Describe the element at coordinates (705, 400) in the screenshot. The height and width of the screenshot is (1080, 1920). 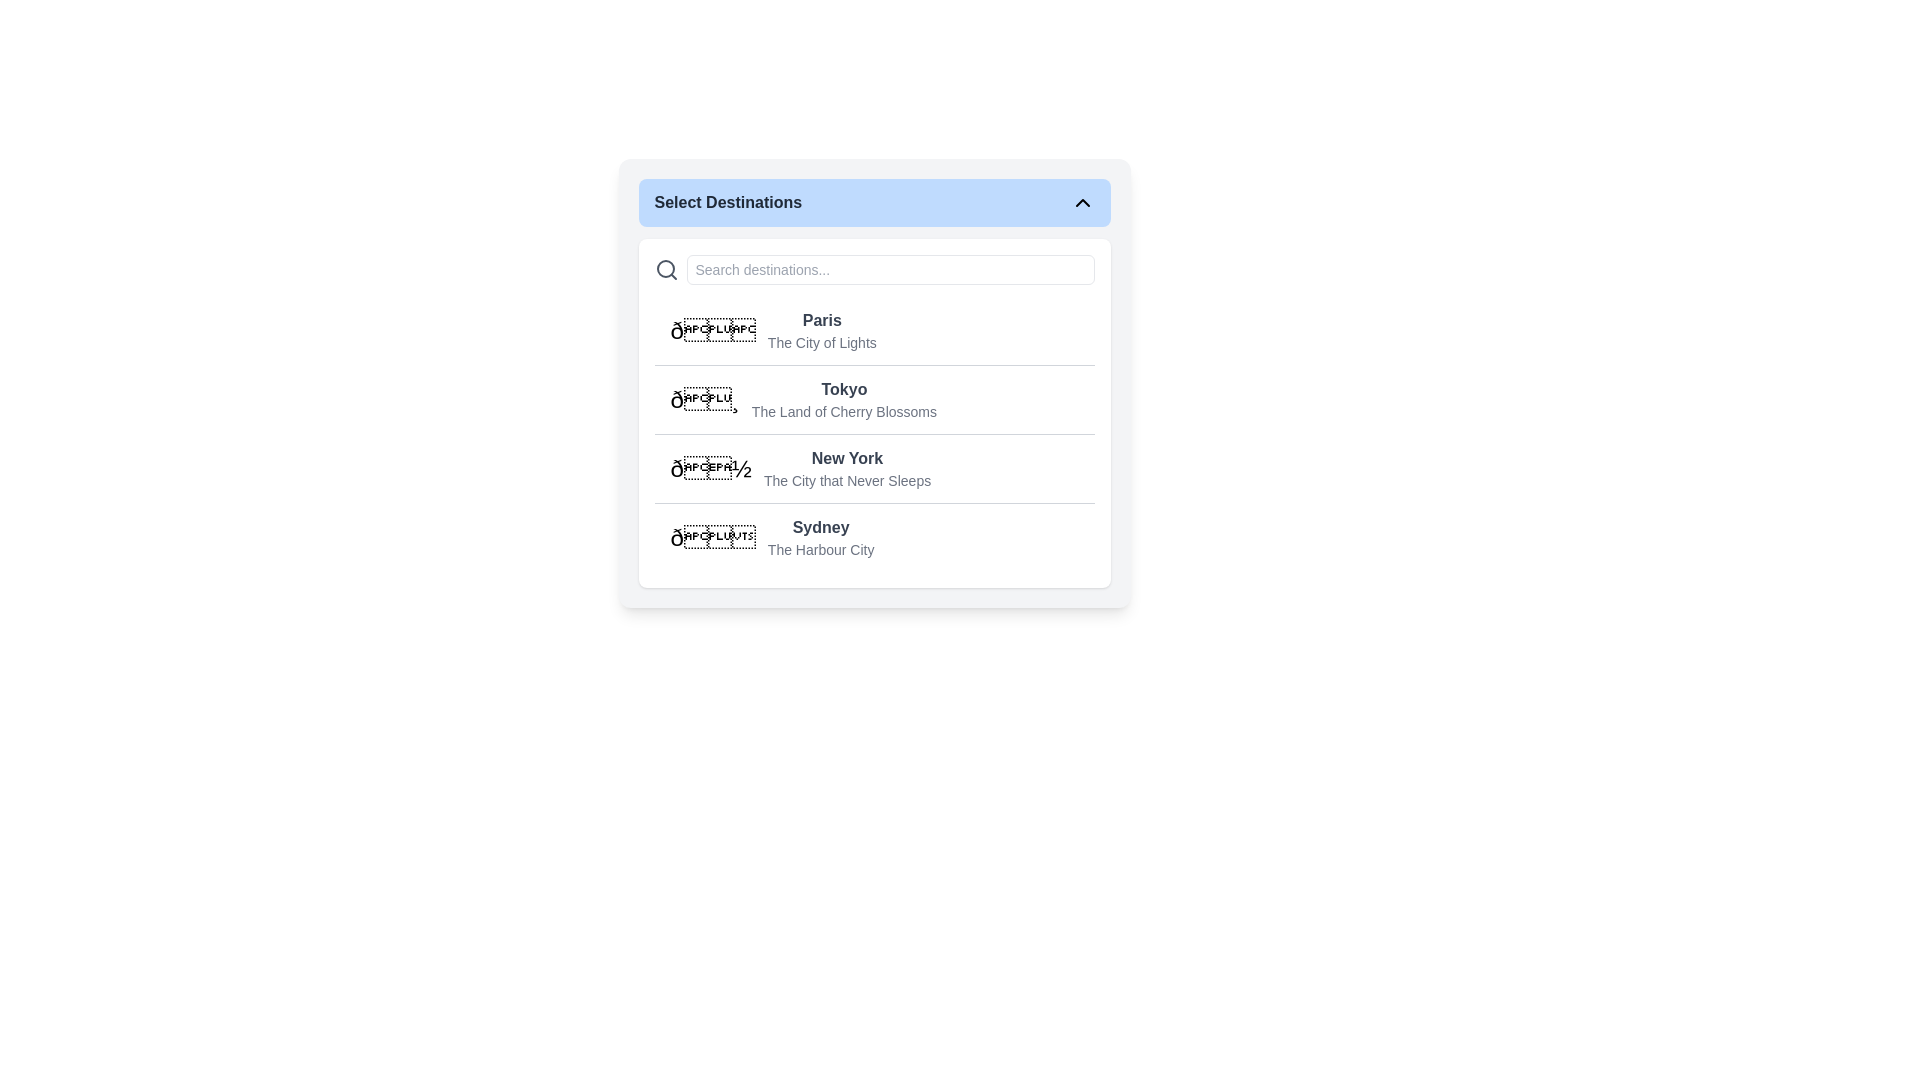
I see `the large emoji symbol styled with 'text-2xl' class, located in the second option labeled 'Tokyo - The Land of Cherry Blossoms.'` at that location.